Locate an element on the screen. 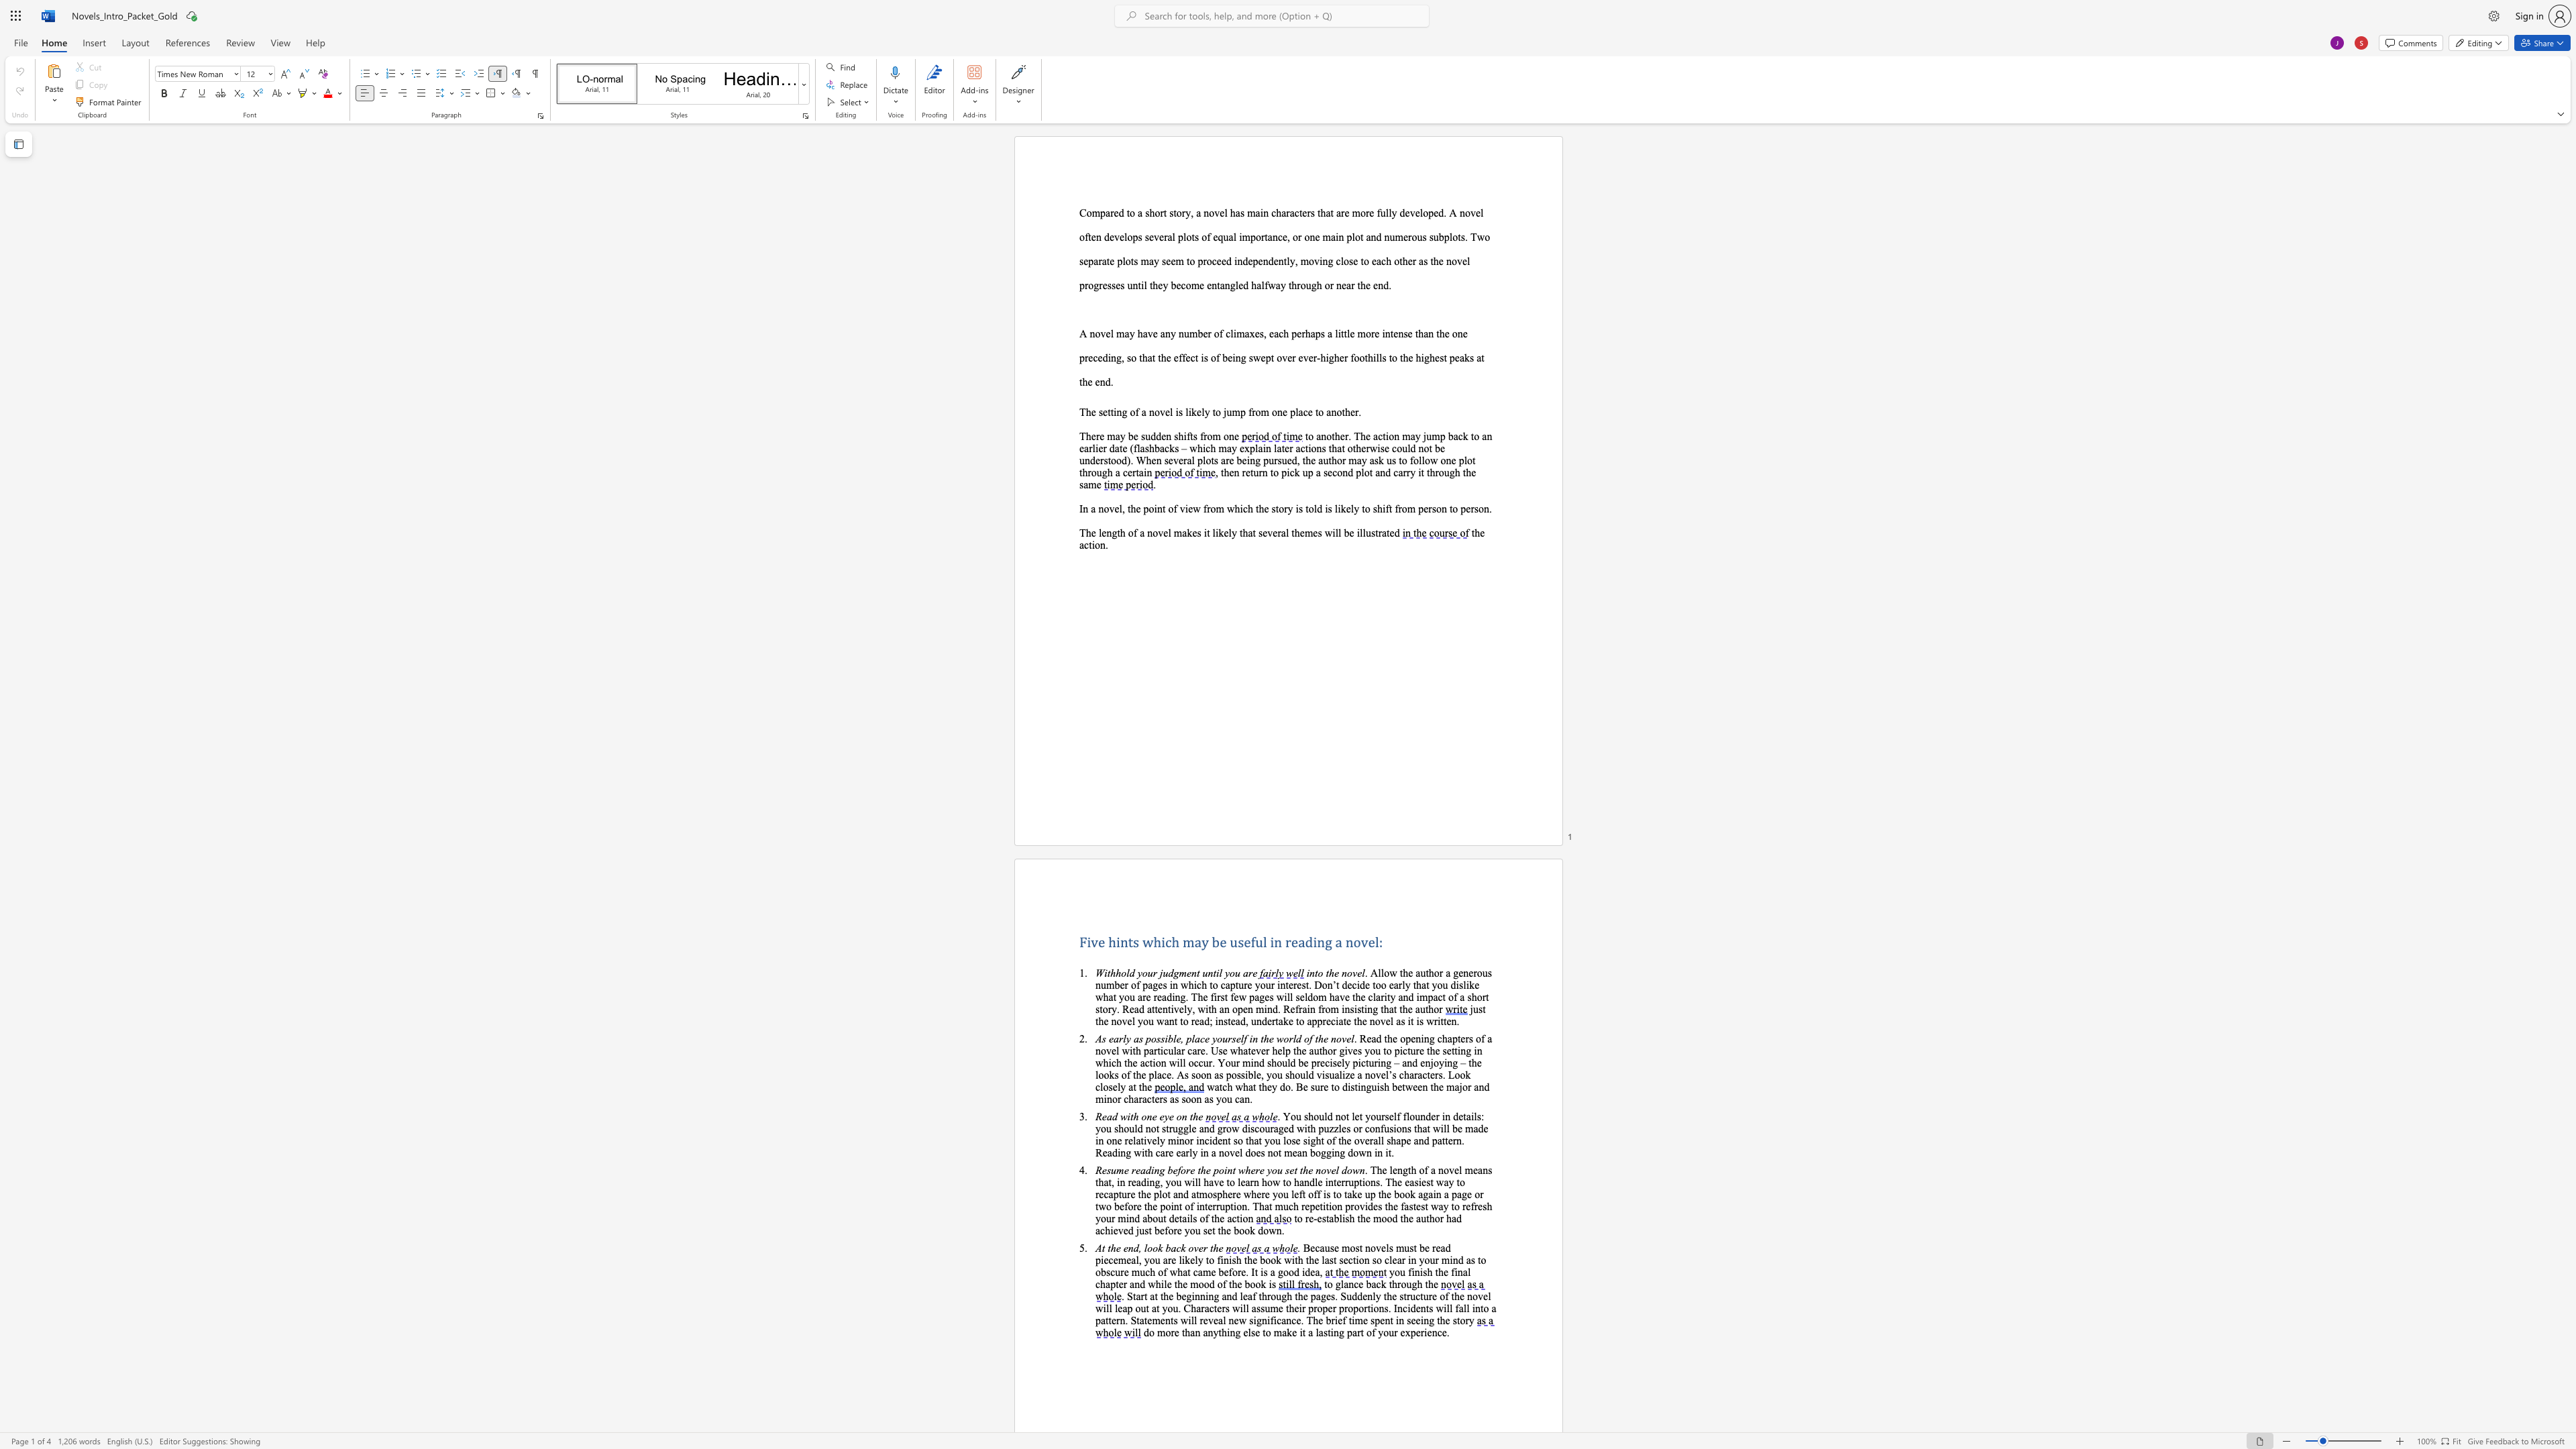 The width and height of the screenshot is (2576, 1449). the subset text "n which to capt" within the text ". Allow the author a generous number of pages in which to capture your interest." is located at coordinates (1171, 985).